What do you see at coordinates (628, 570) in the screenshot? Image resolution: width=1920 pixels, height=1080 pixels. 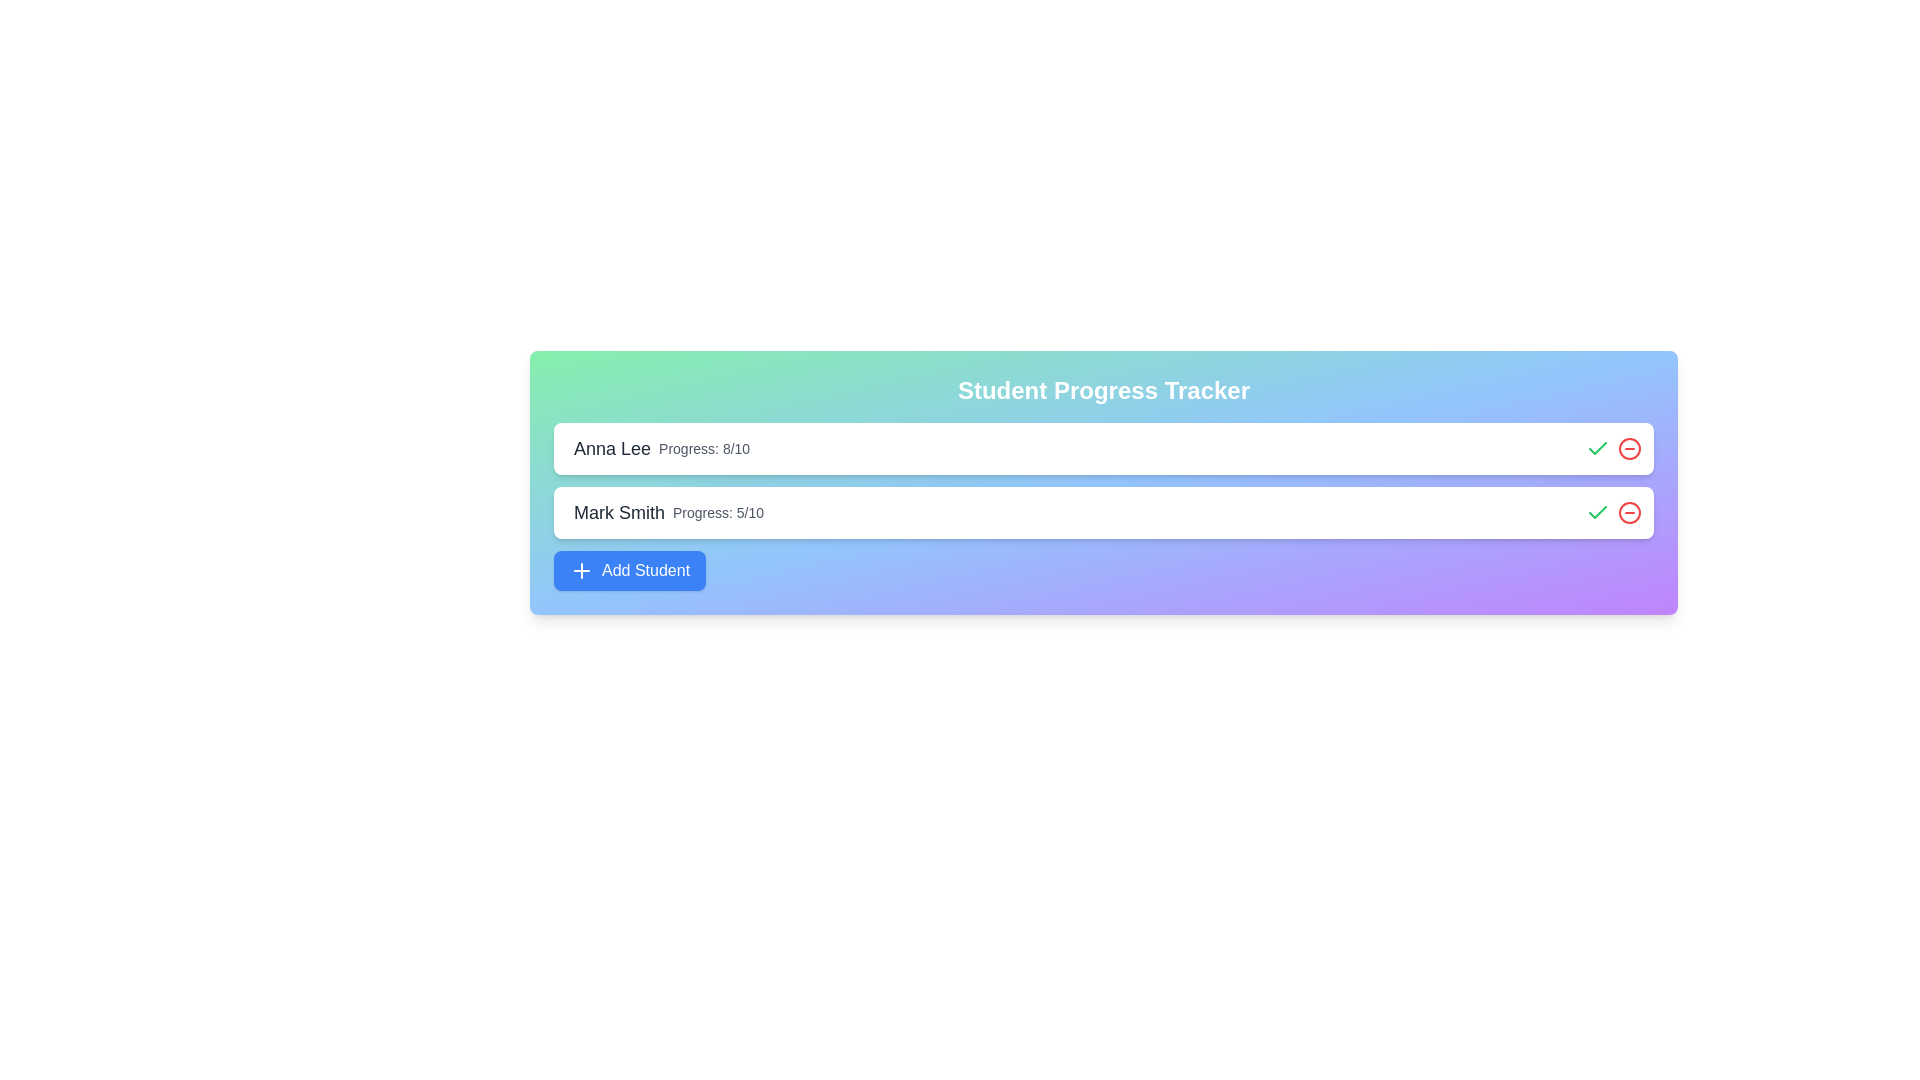 I see `the 'Add Student' button to add a new student to the list` at bounding box center [628, 570].